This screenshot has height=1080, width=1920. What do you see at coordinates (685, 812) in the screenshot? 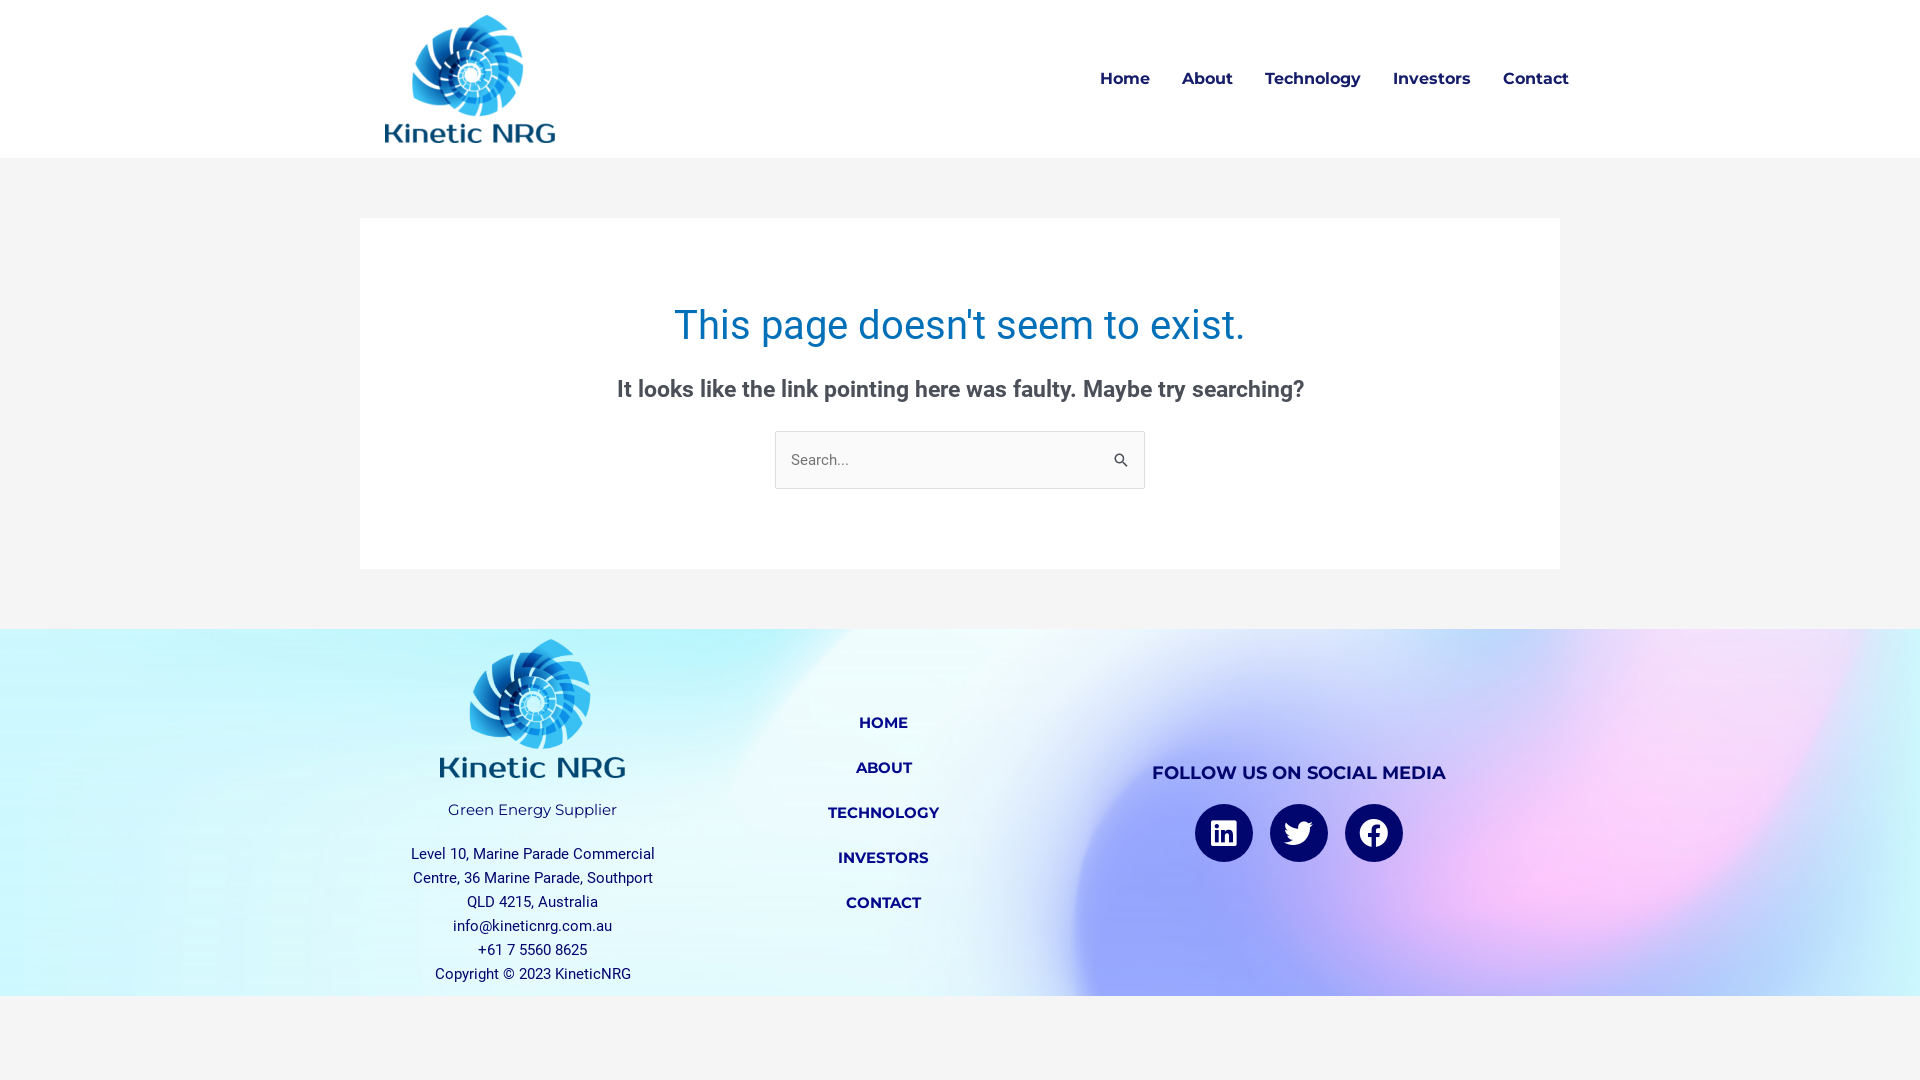
I see `'TECHNOLOGY'` at bounding box center [685, 812].